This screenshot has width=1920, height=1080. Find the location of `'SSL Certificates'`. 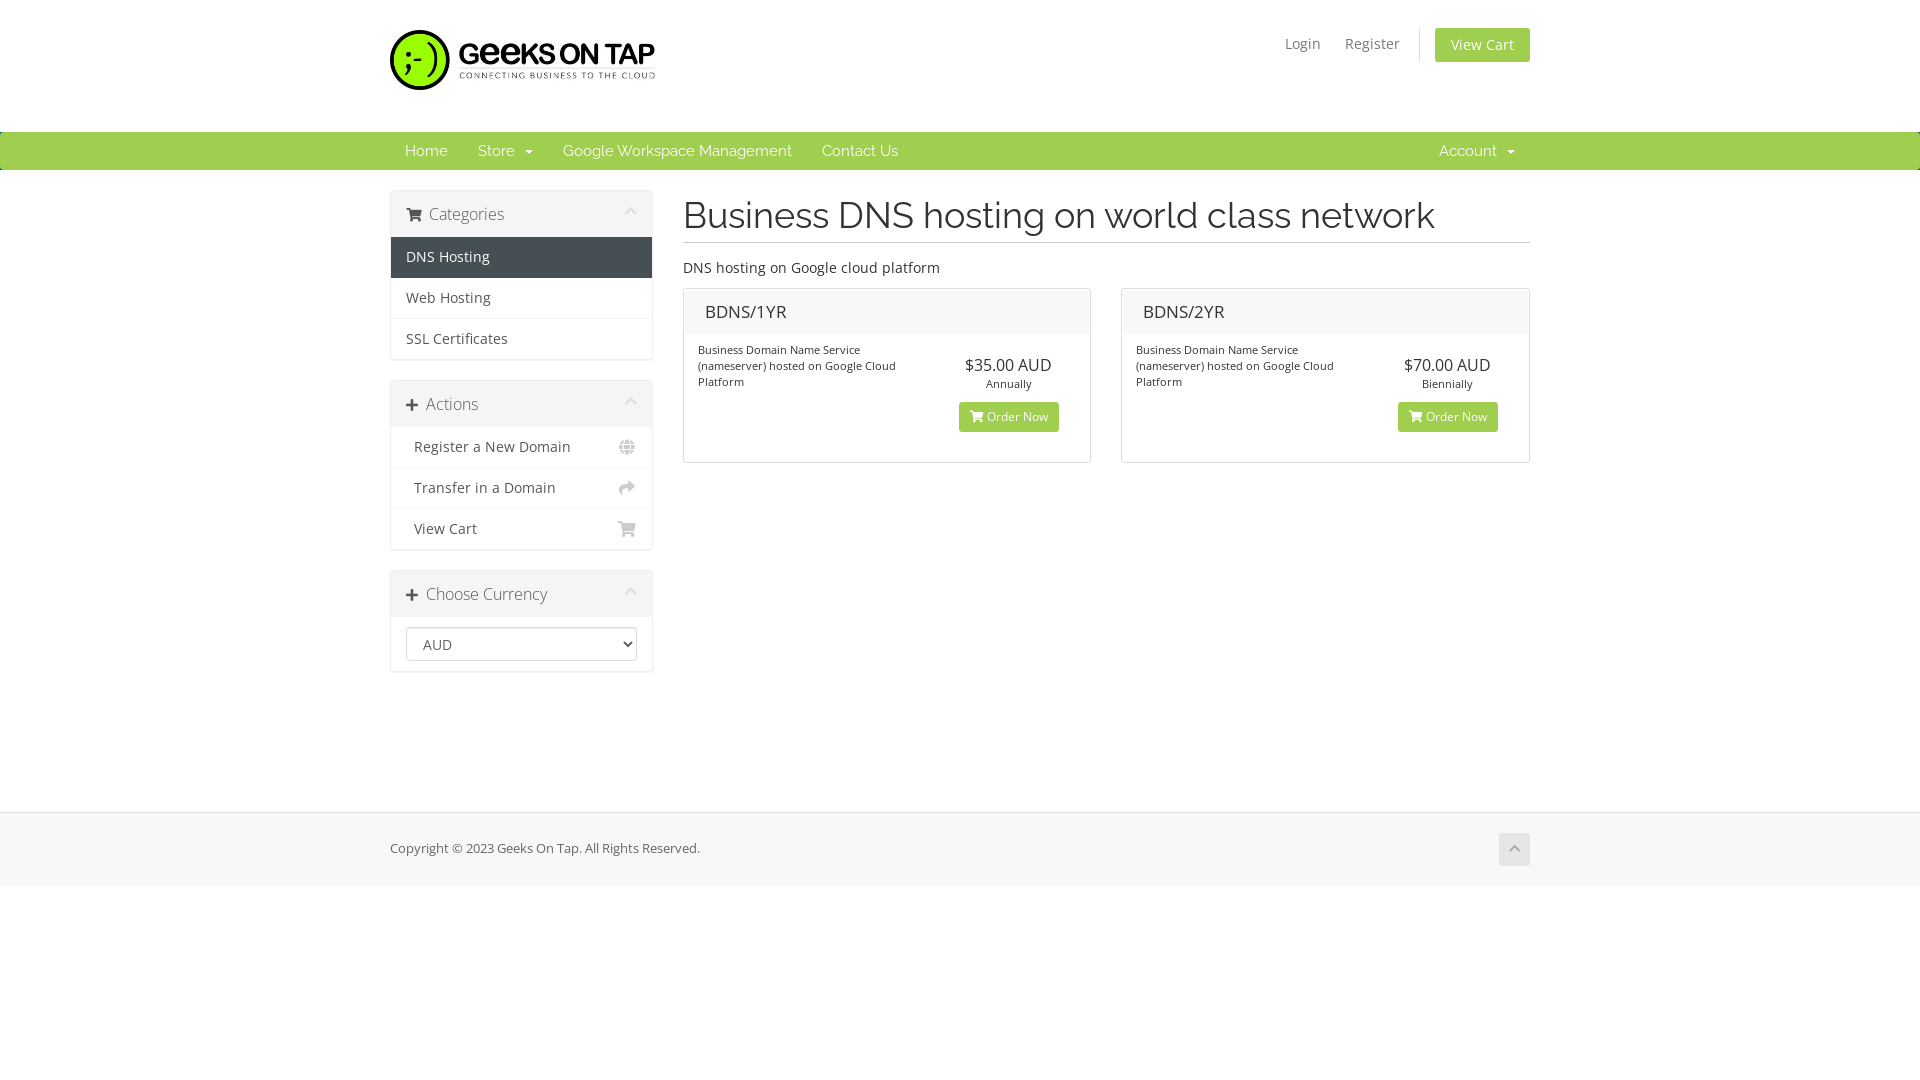

'SSL Certificates' is located at coordinates (521, 338).